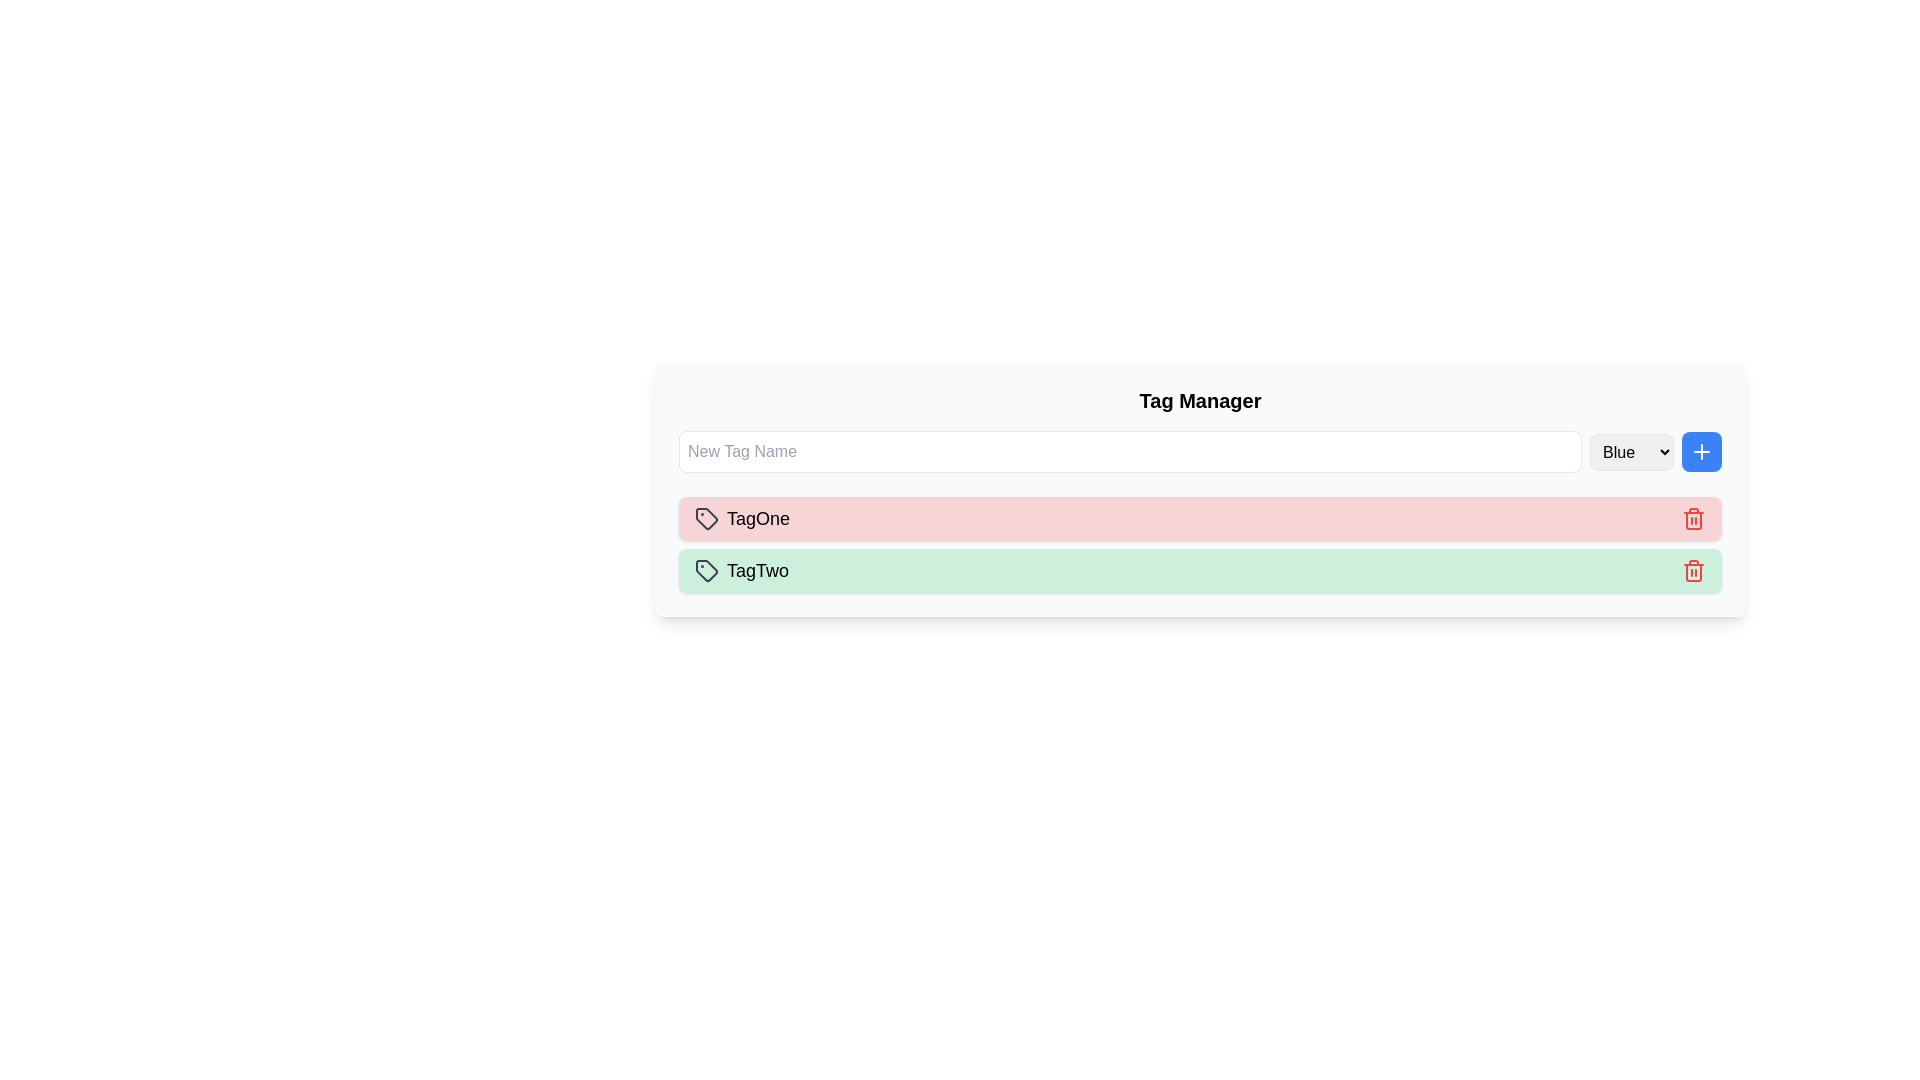 Image resolution: width=1920 pixels, height=1080 pixels. Describe the element at coordinates (757, 570) in the screenshot. I see `the text label 'TagTwo', which is styled with a bold font on a green background` at that location.